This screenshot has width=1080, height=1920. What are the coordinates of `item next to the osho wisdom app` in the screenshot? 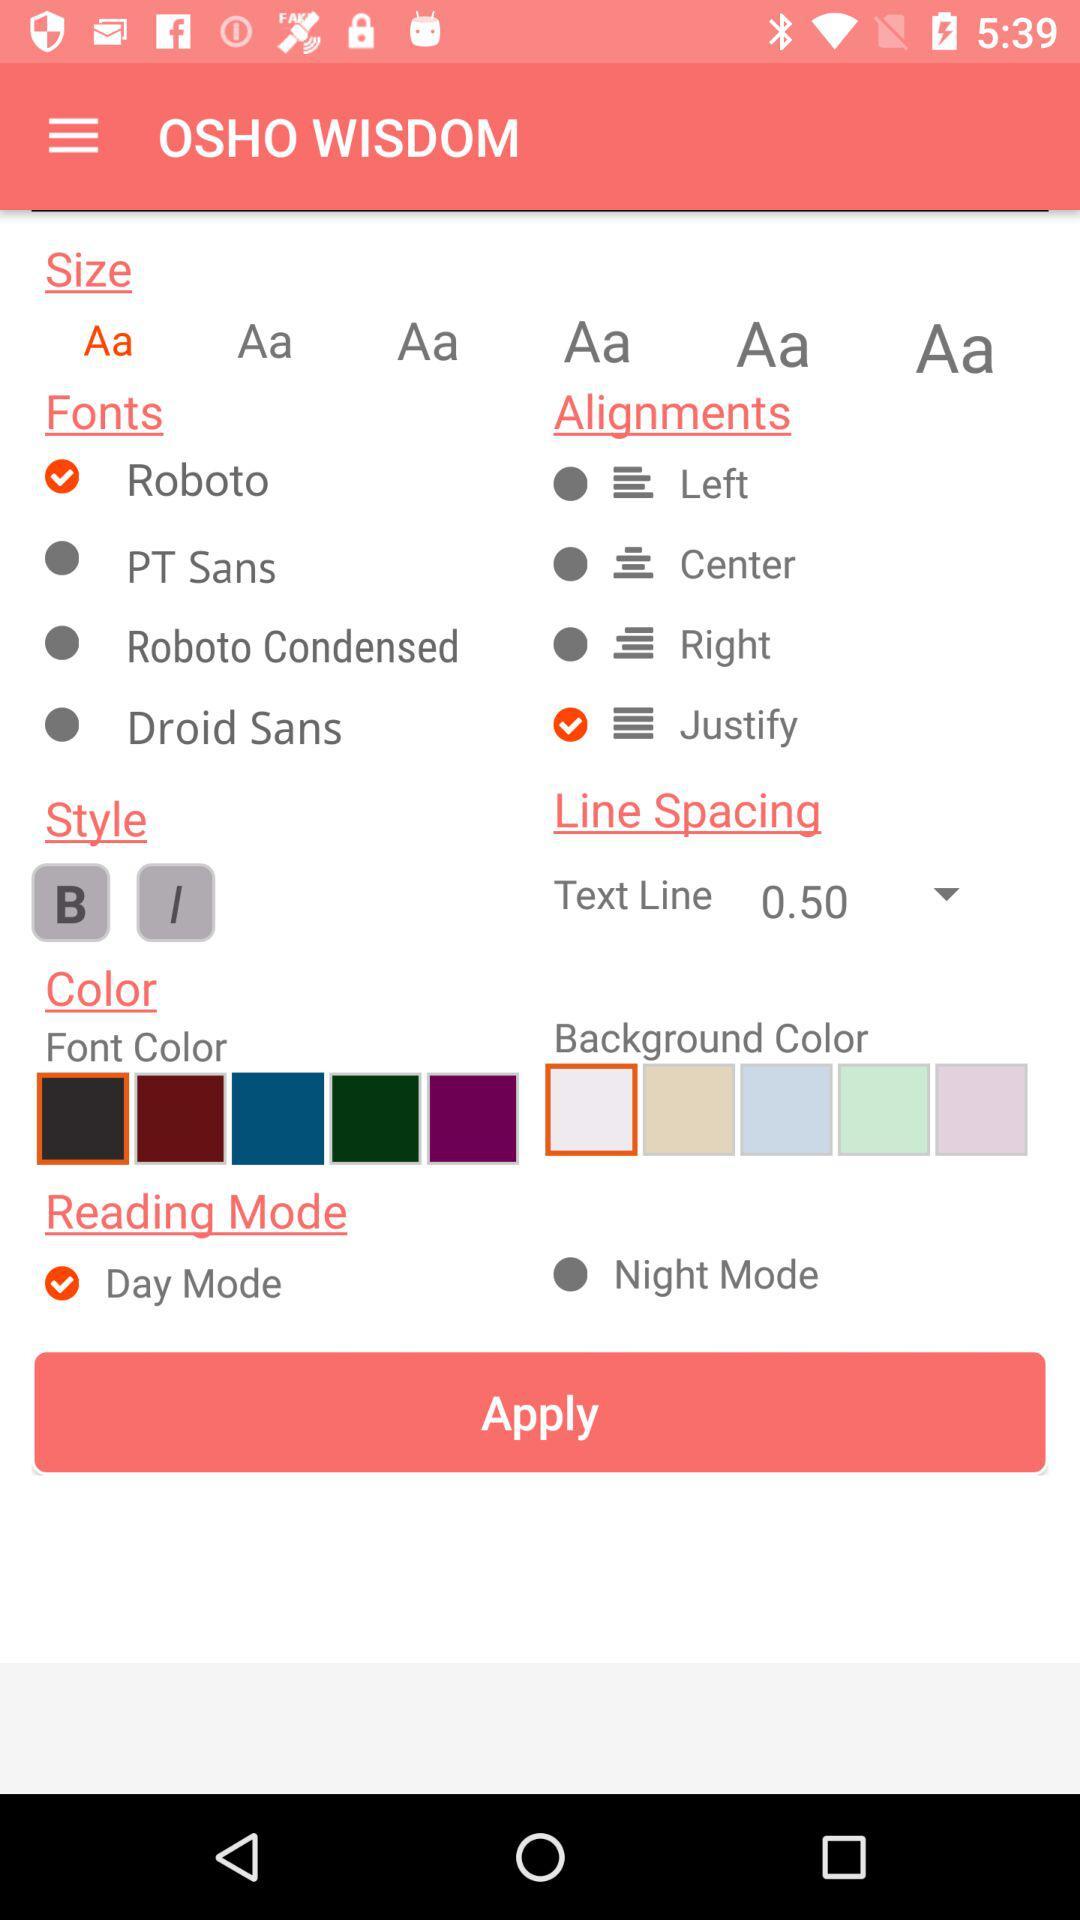 It's located at (72, 135).